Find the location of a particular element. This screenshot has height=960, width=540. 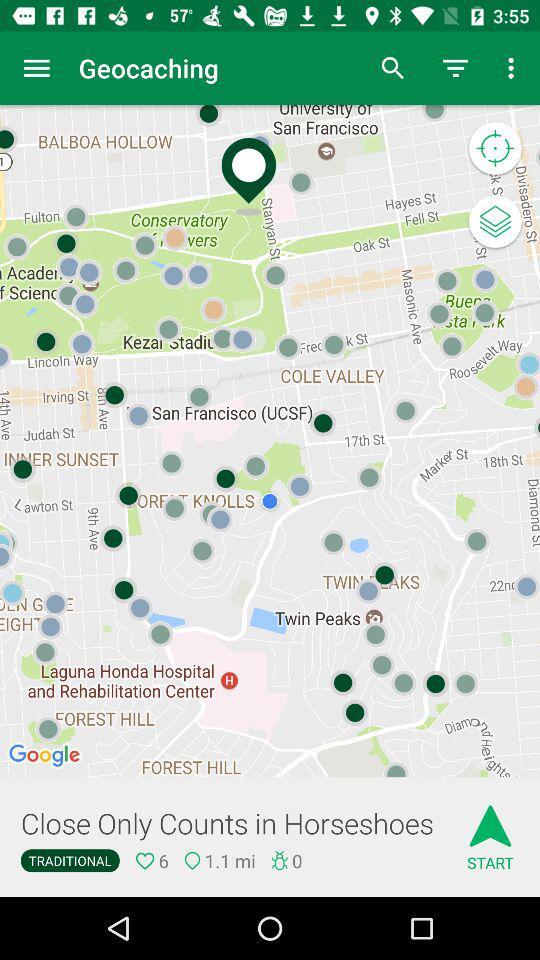

the item at the bottom right corner is located at coordinates (489, 831).